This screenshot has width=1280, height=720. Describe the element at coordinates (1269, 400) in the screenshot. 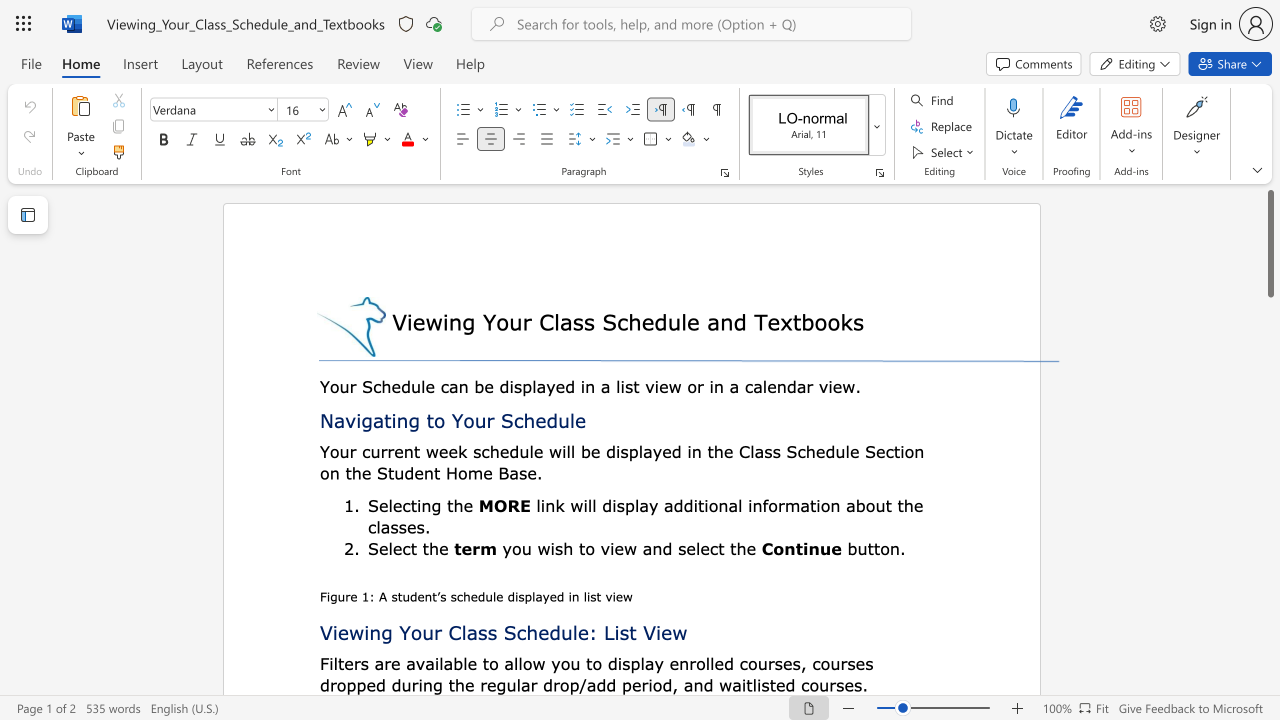

I see `the side scrollbar to bring the page down` at that location.